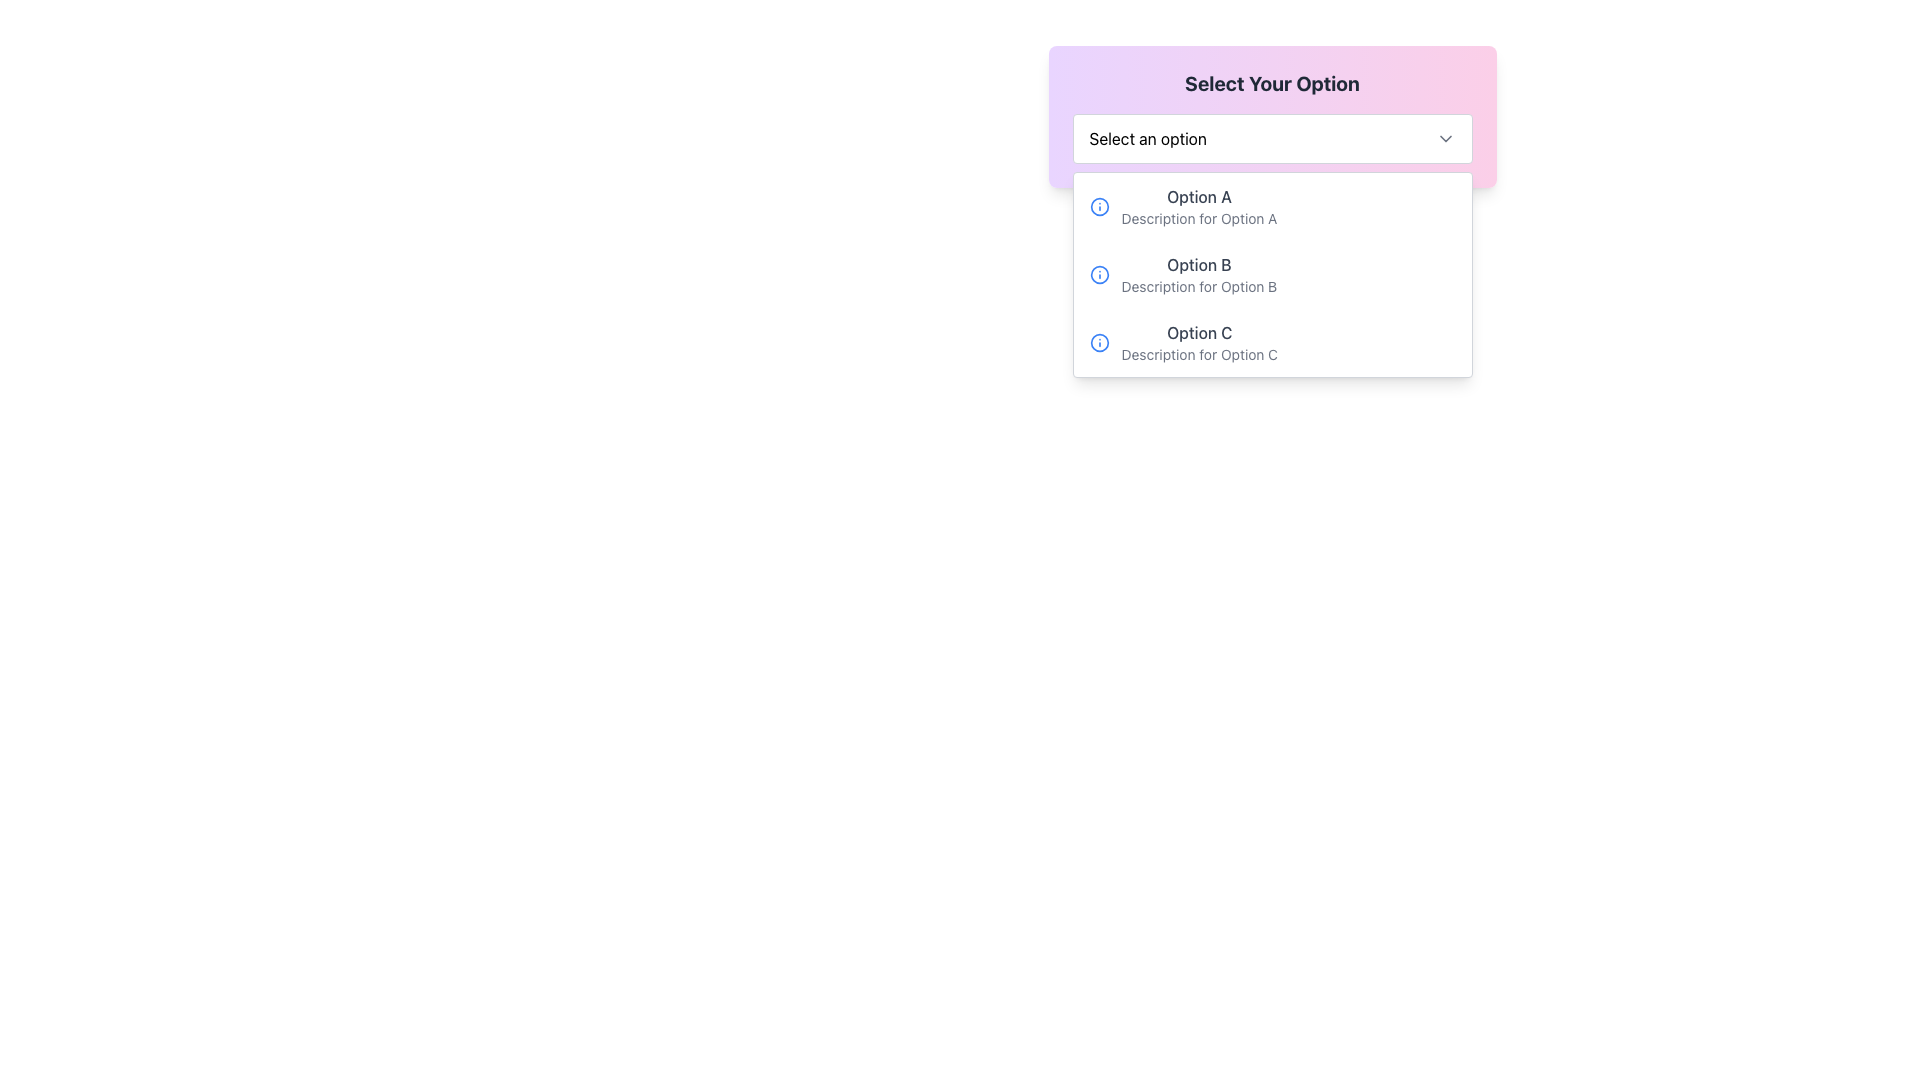 The image size is (1920, 1080). I want to click on the selectable list item representing 'Option C', so click(1271, 342).